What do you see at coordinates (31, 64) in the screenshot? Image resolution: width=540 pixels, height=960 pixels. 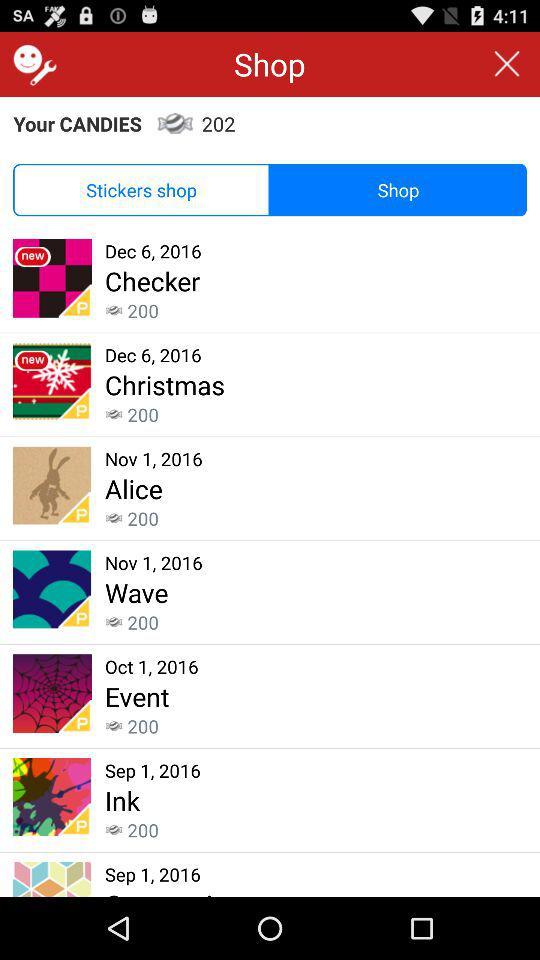 I see `tools` at bounding box center [31, 64].